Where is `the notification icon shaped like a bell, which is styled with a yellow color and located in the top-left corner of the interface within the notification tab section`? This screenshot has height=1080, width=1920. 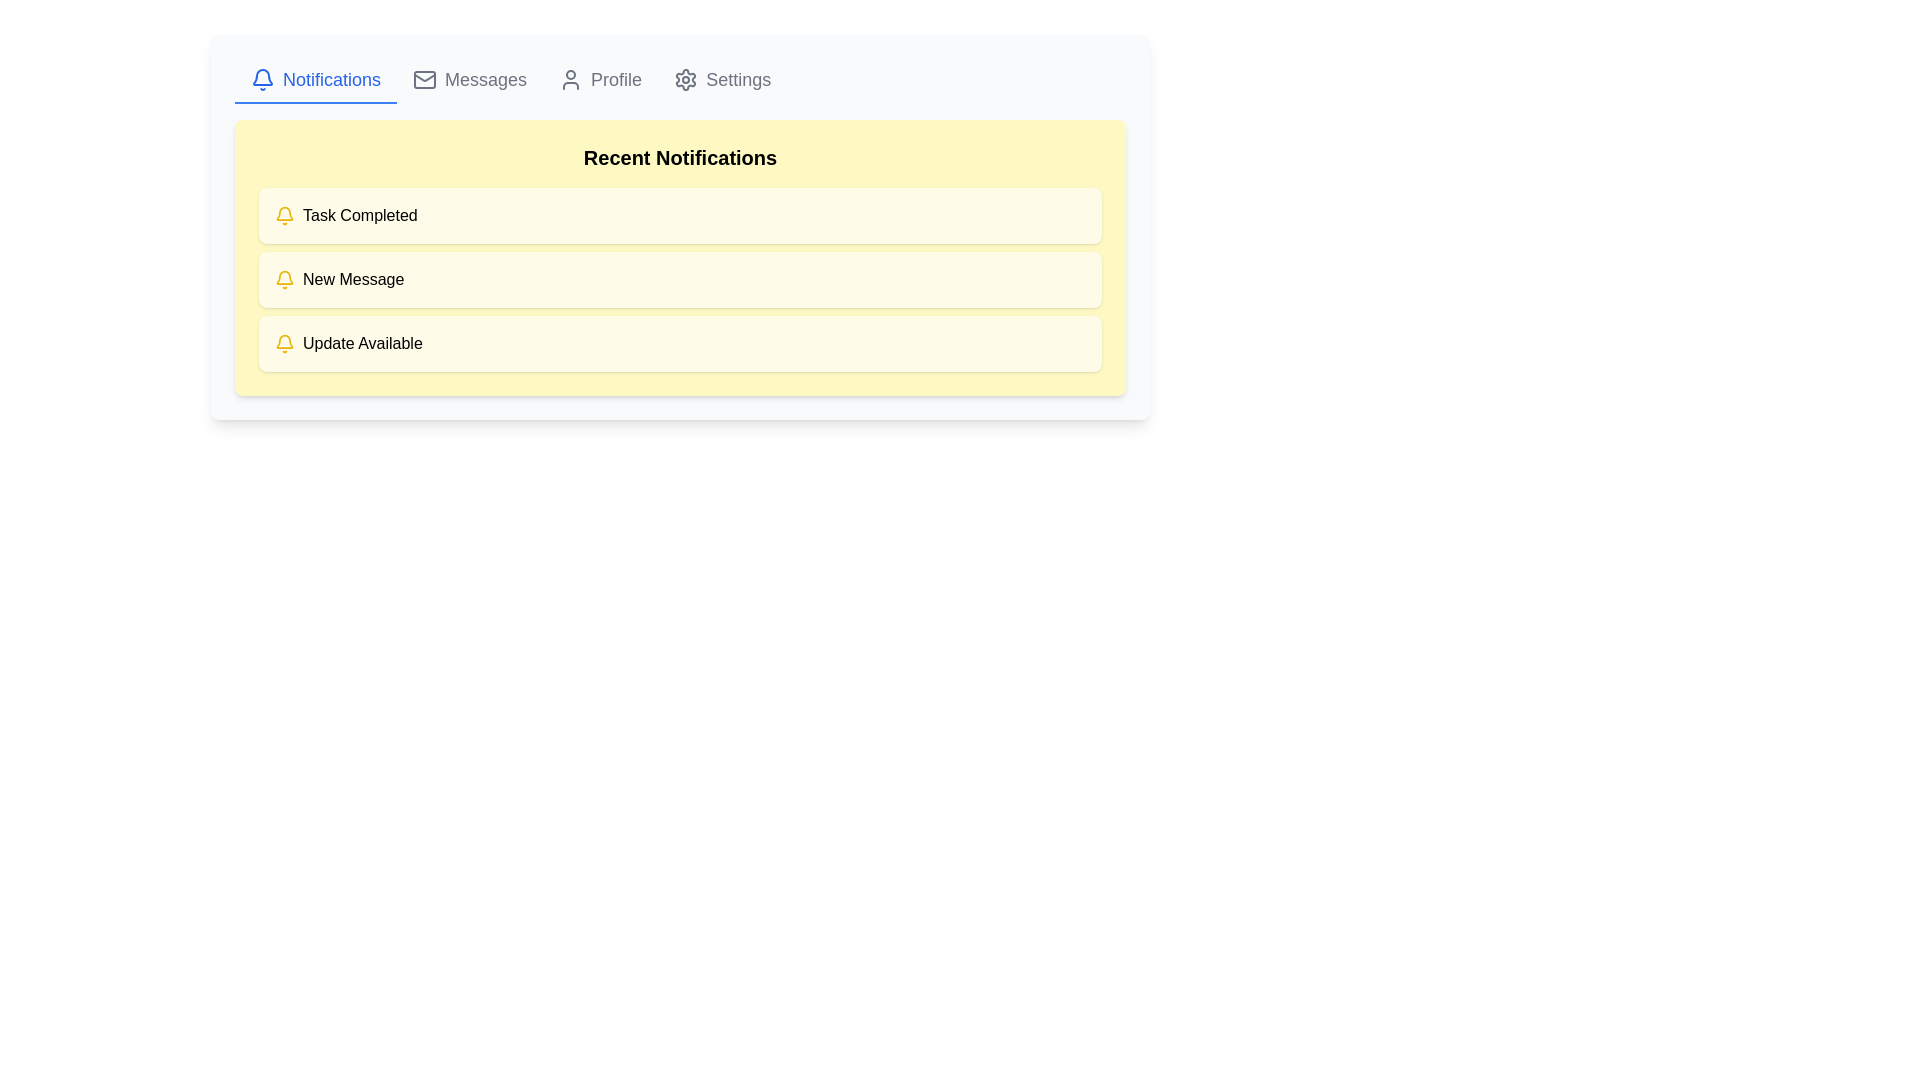
the notification icon shaped like a bell, which is styled with a yellow color and located in the top-left corner of the interface within the notification tab section is located at coordinates (283, 277).